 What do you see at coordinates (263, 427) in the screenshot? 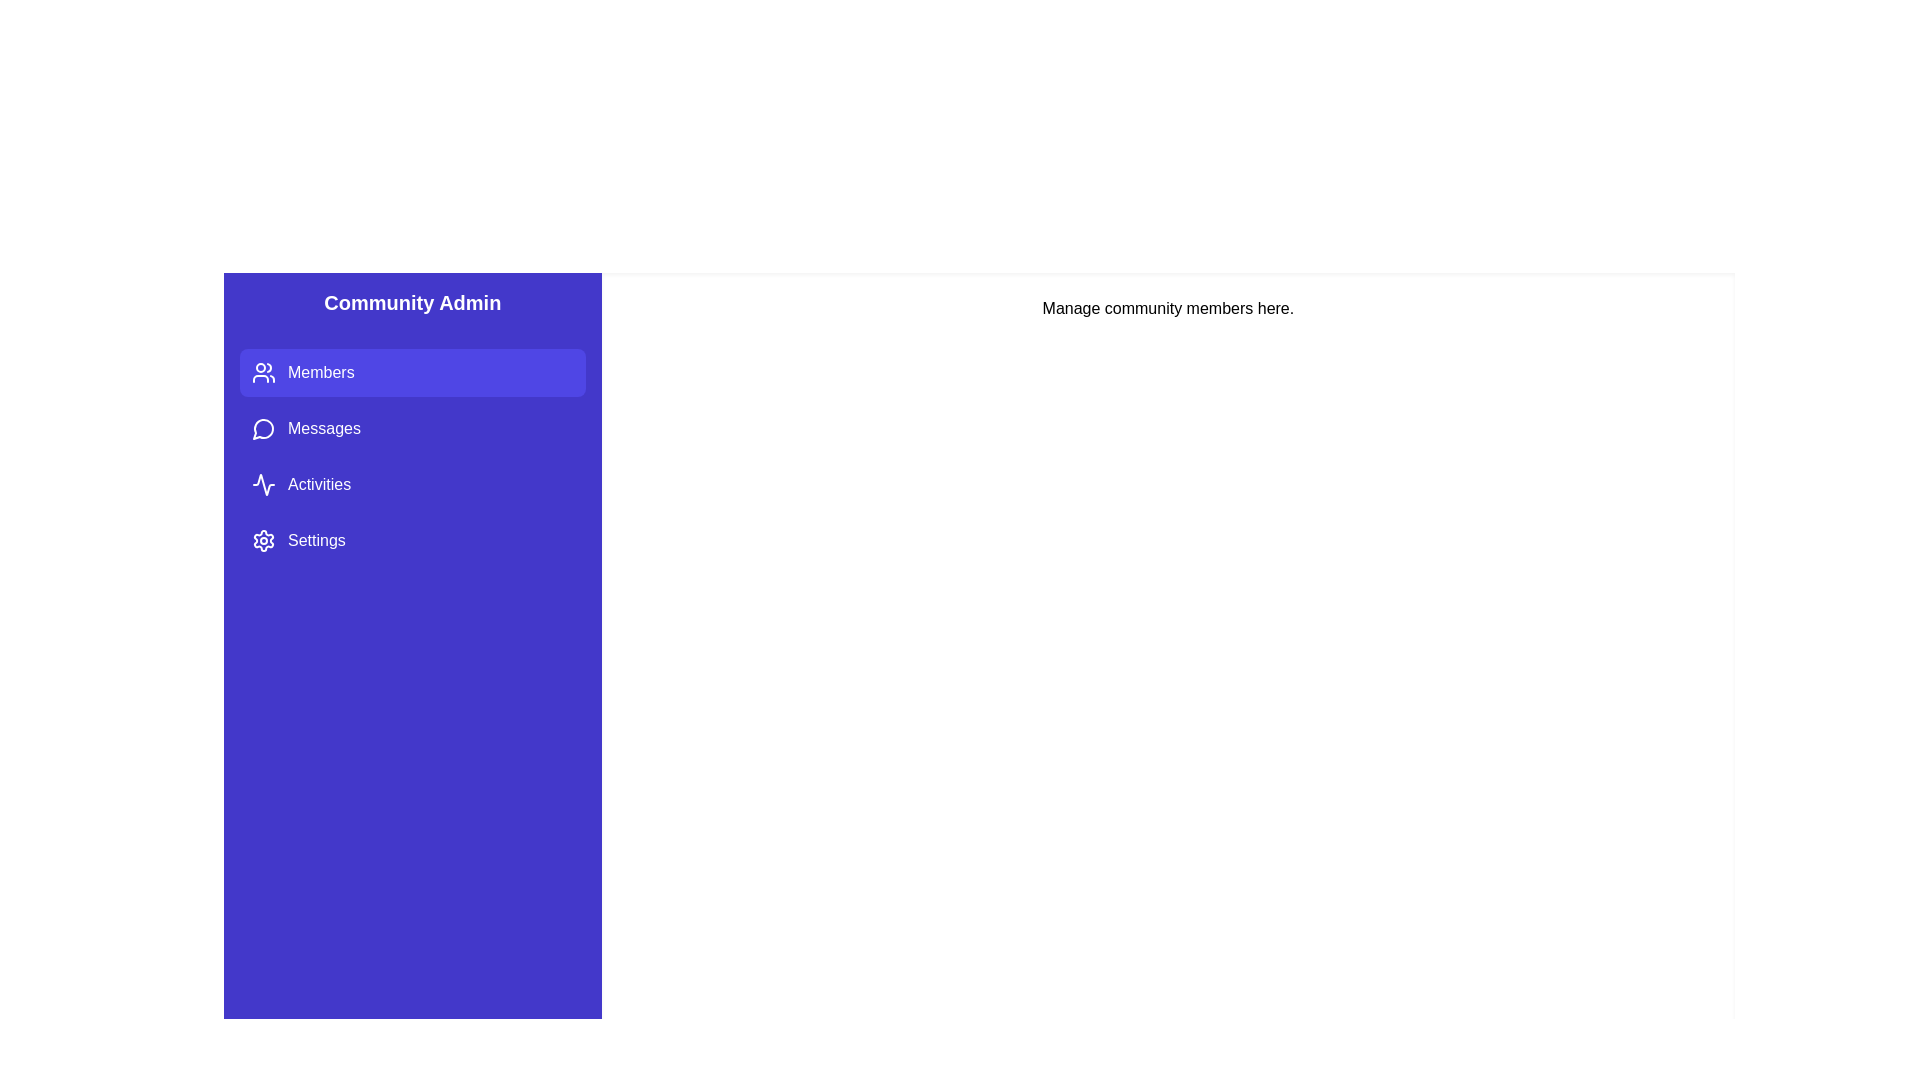
I see `the circular icon featuring a speech bubble graphic located in the sidebar menu to the left of the 'Messages' text` at bounding box center [263, 427].